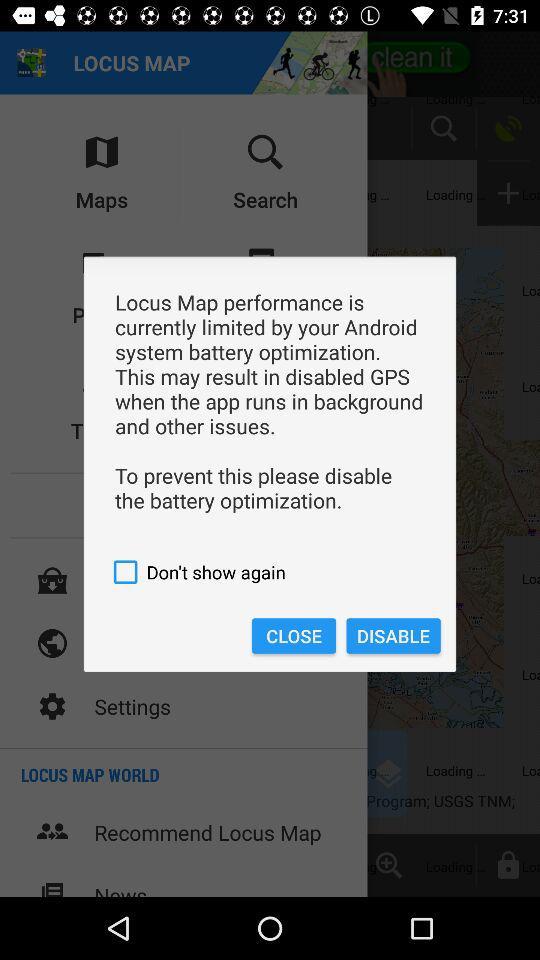 Image resolution: width=540 pixels, height=960 pixels. I want to click on the item to the right of close, so click(393, 635).